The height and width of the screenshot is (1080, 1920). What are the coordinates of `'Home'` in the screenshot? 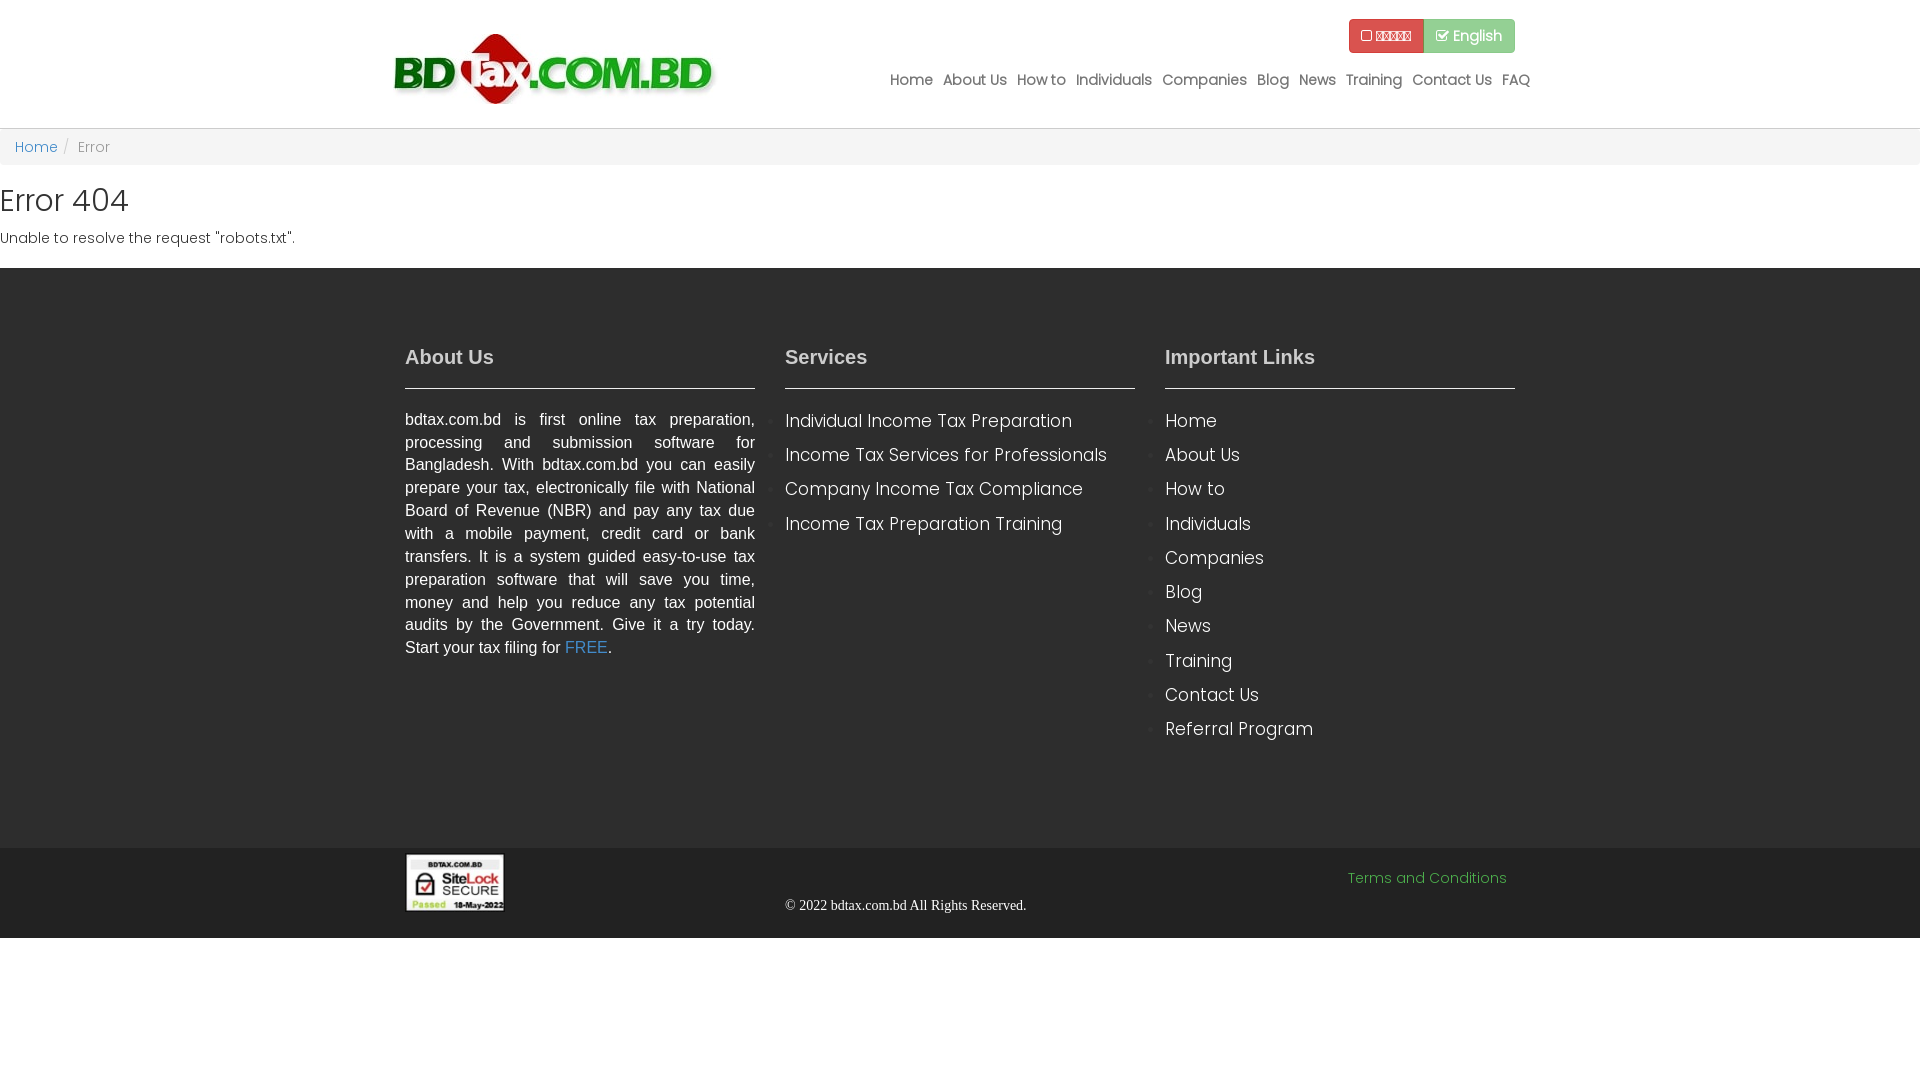 It's located at (910, 79).